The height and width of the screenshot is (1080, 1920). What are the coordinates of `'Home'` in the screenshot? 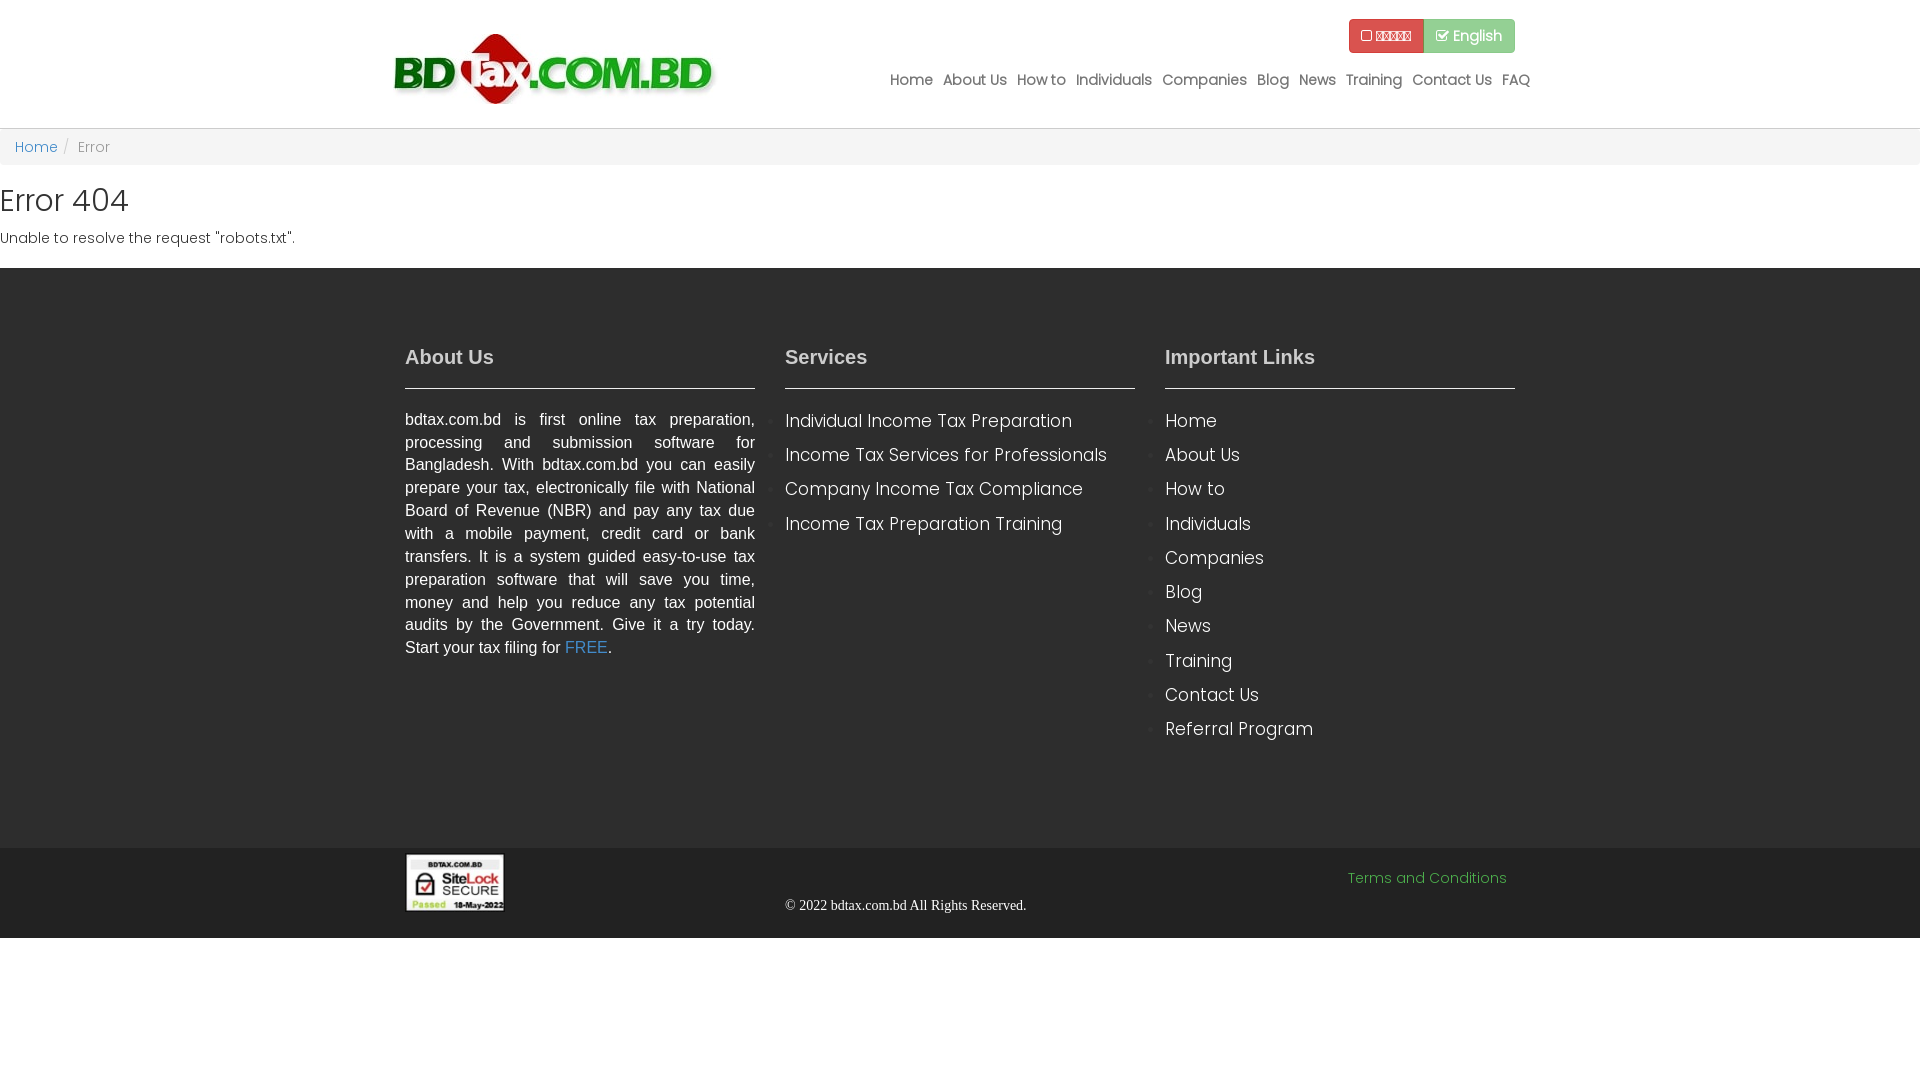 It's located at (910, 79).